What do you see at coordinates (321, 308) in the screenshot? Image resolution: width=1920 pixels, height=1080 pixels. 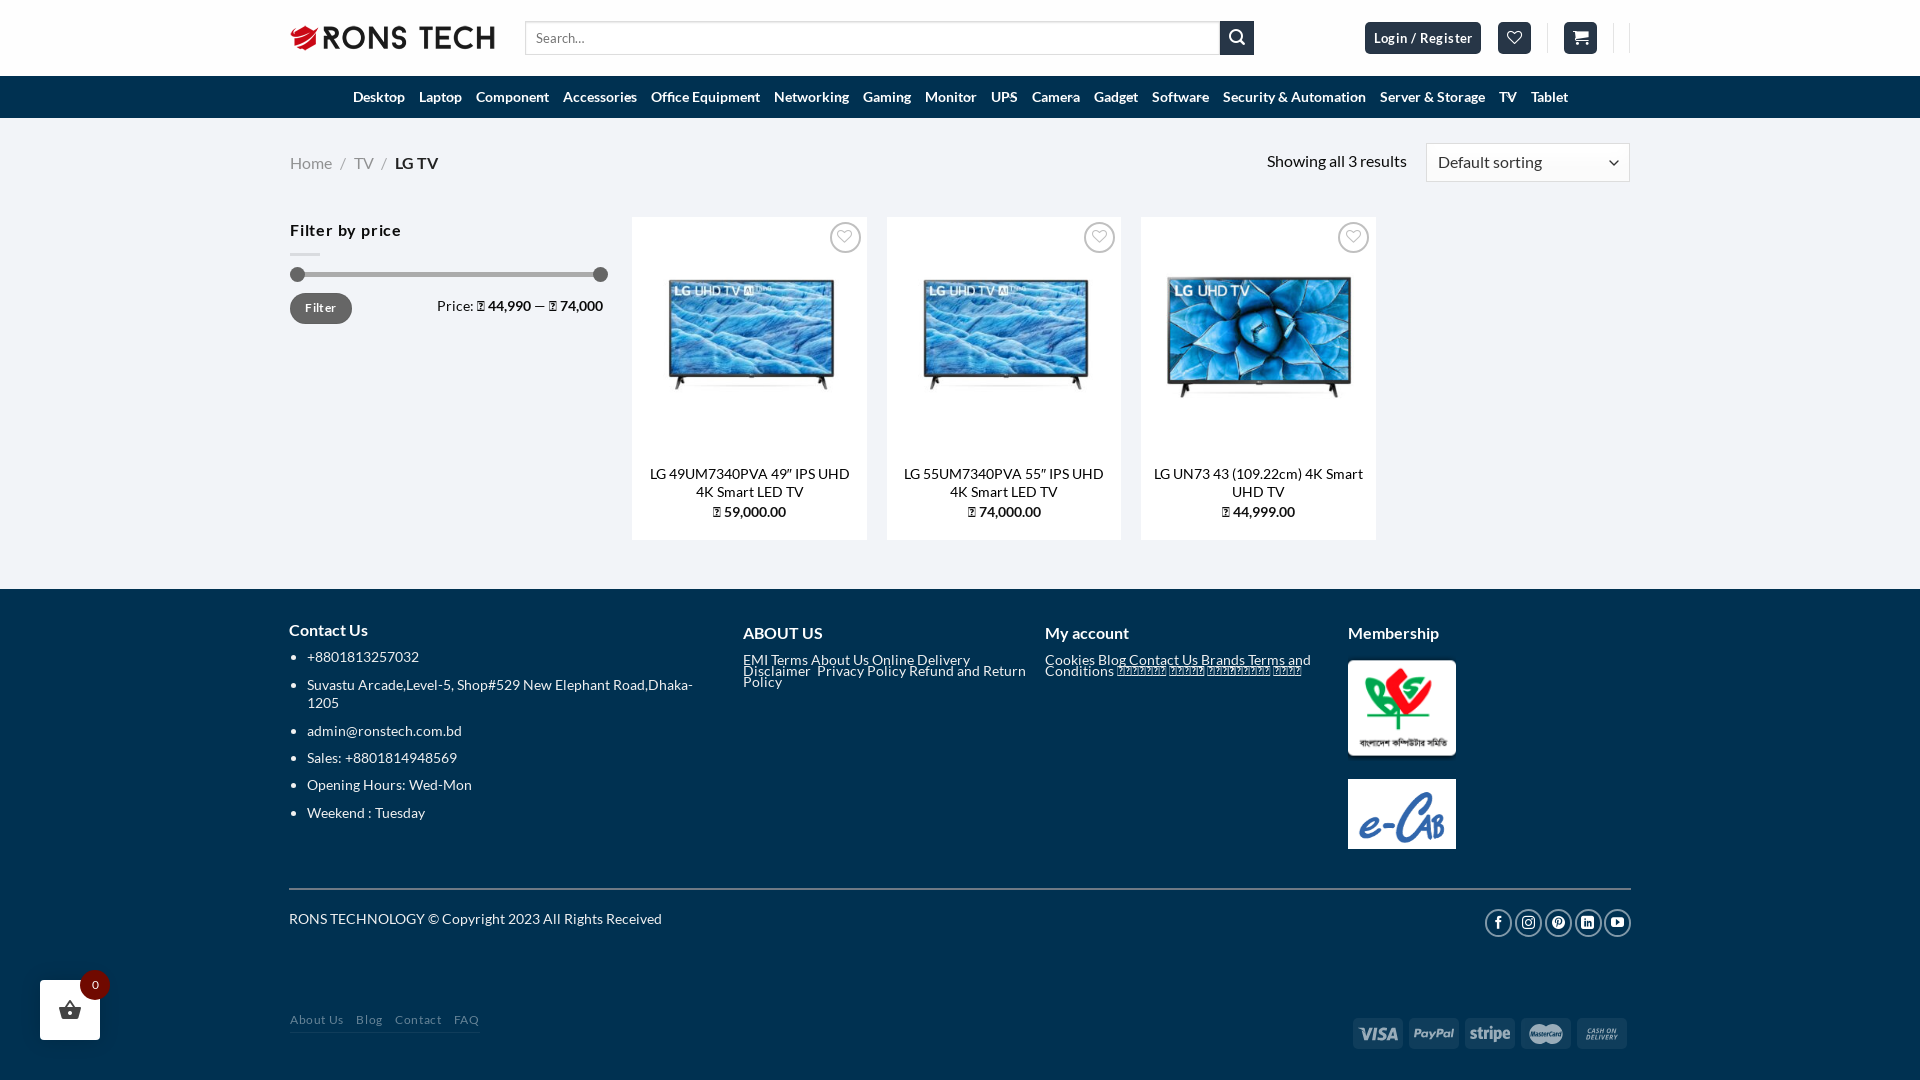 I see `'Filter'` at bounding box center [321, 308].